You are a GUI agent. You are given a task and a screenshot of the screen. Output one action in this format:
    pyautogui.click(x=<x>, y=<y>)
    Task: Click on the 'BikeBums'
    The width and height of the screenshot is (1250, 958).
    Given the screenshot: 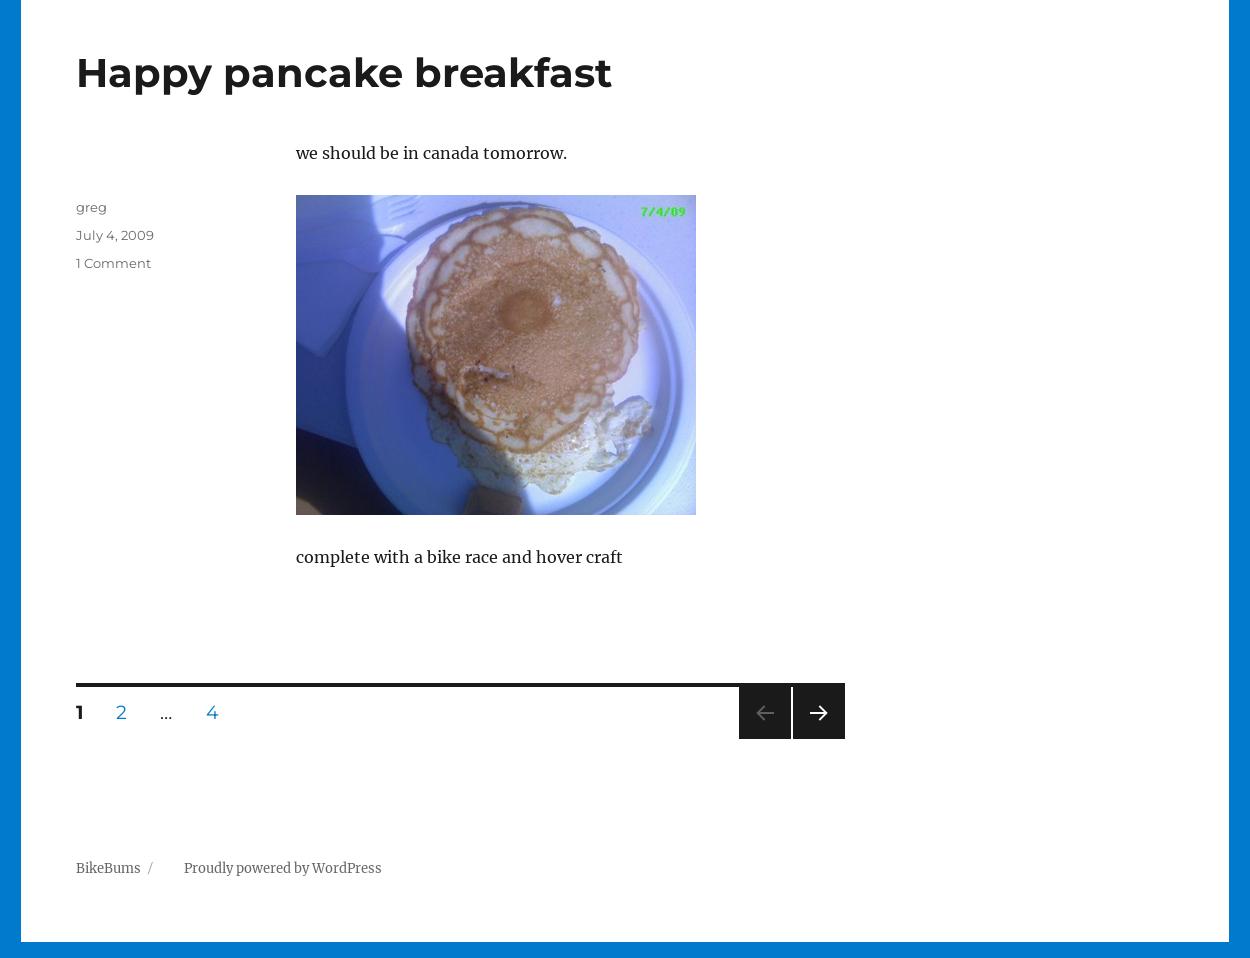 What is the action you would take?
    pyautogui.click(x=74, y=867)
    